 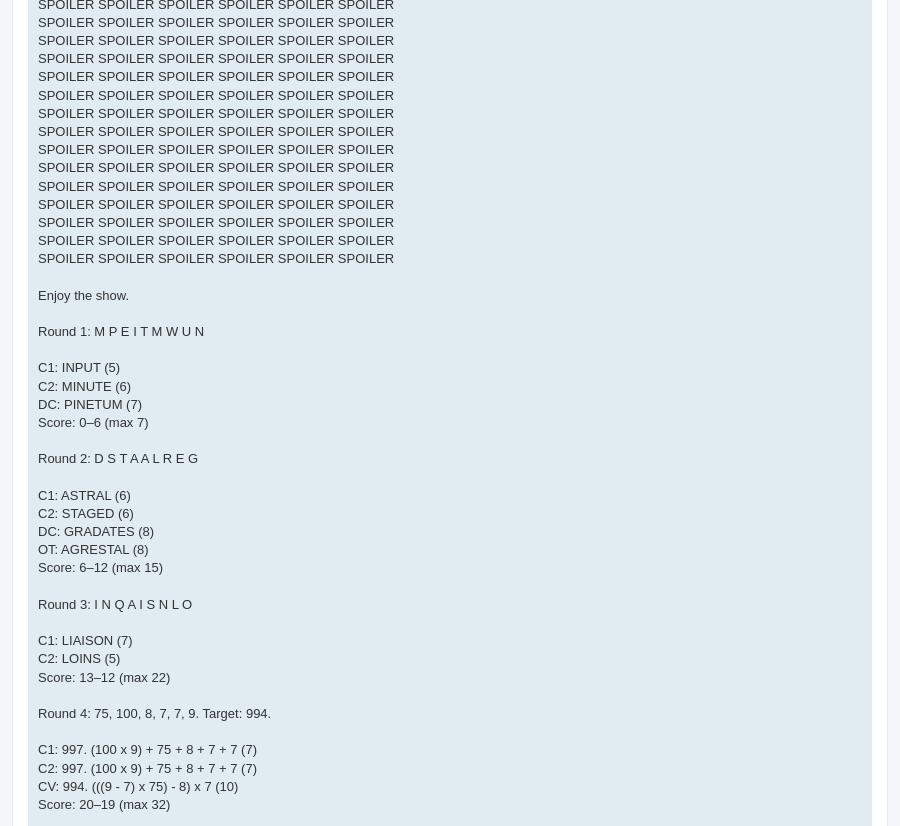 What do you see at coordinates (91, 421) in the screenshot?
I see `'Score: 0–6 (max 7)'` at bounding box center [91, 421].